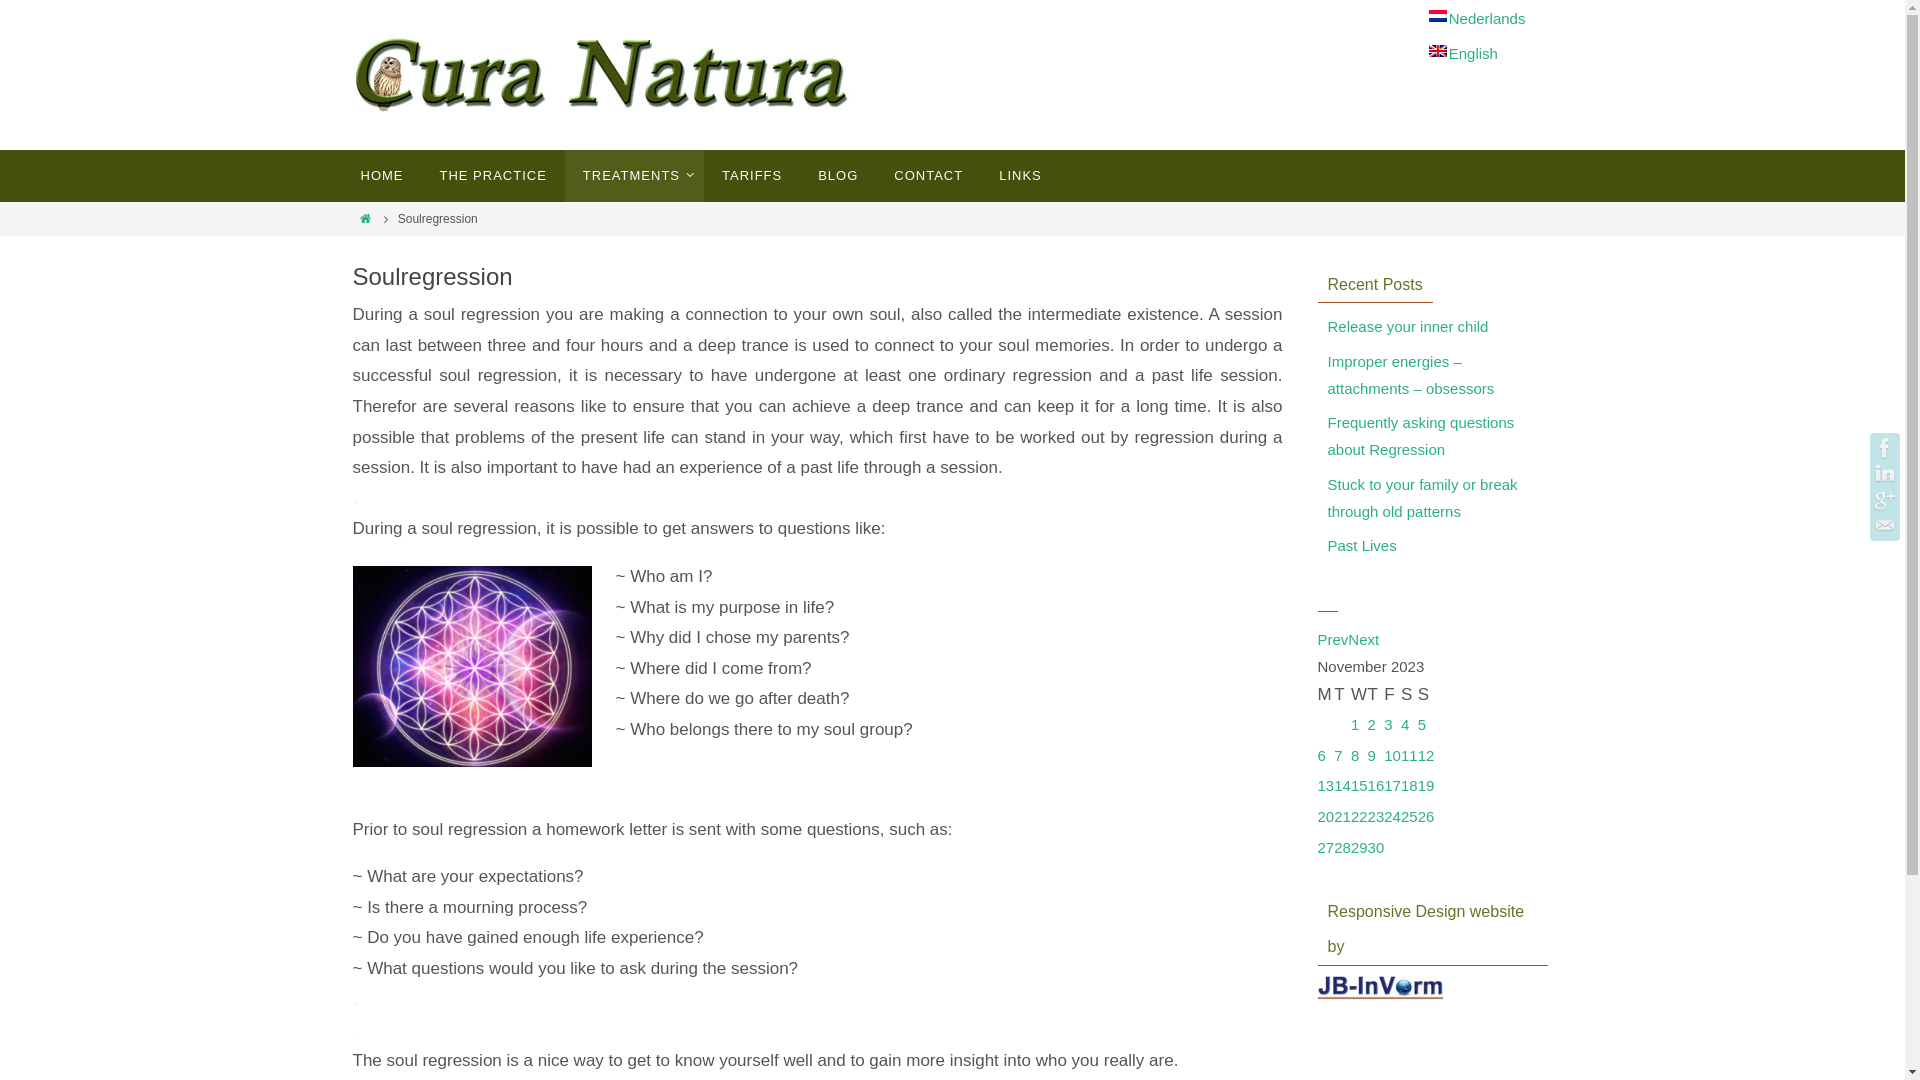  What do you see at coordinates (1408, 817) in the screenshot?
I see `'25'` at bounding box center [1408, 817].